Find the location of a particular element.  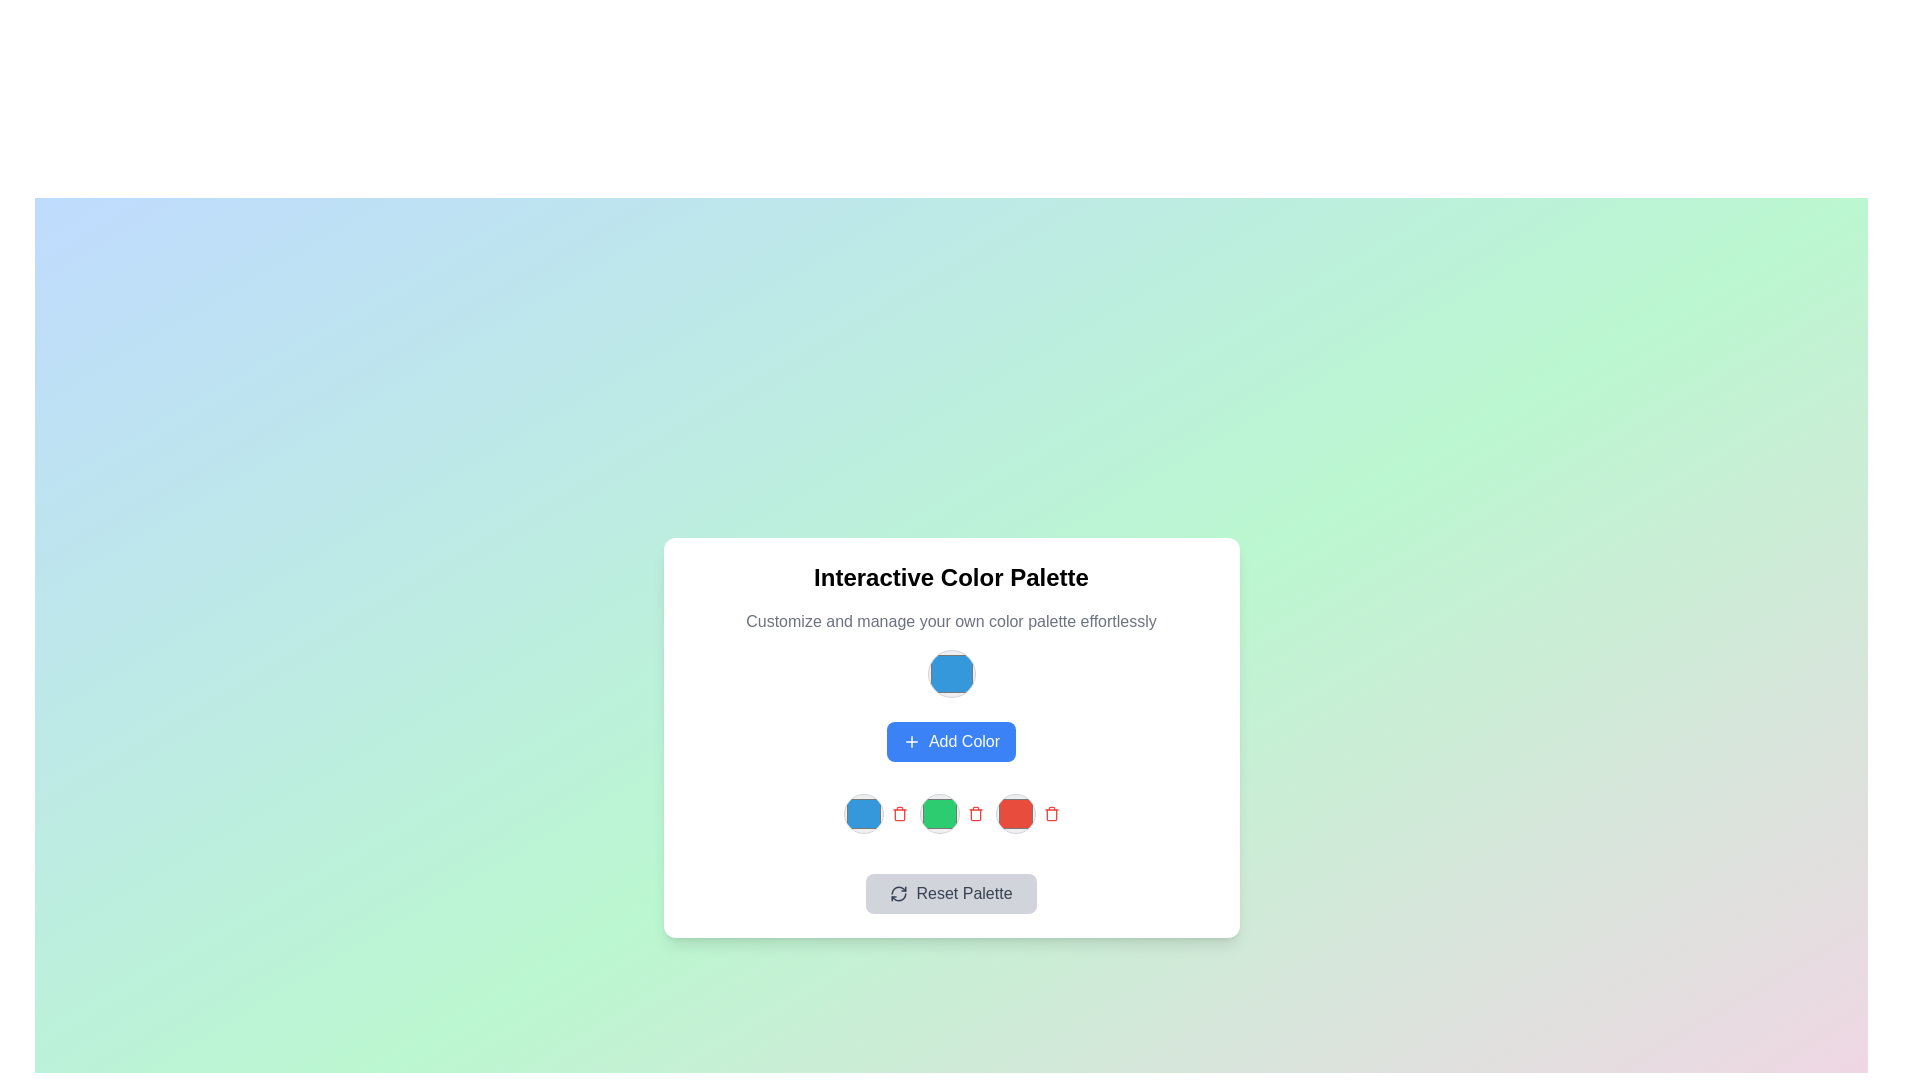

the middle part of the trash bin icon, which represents the delete or remove functionality is located at coordinates (1050, 815).